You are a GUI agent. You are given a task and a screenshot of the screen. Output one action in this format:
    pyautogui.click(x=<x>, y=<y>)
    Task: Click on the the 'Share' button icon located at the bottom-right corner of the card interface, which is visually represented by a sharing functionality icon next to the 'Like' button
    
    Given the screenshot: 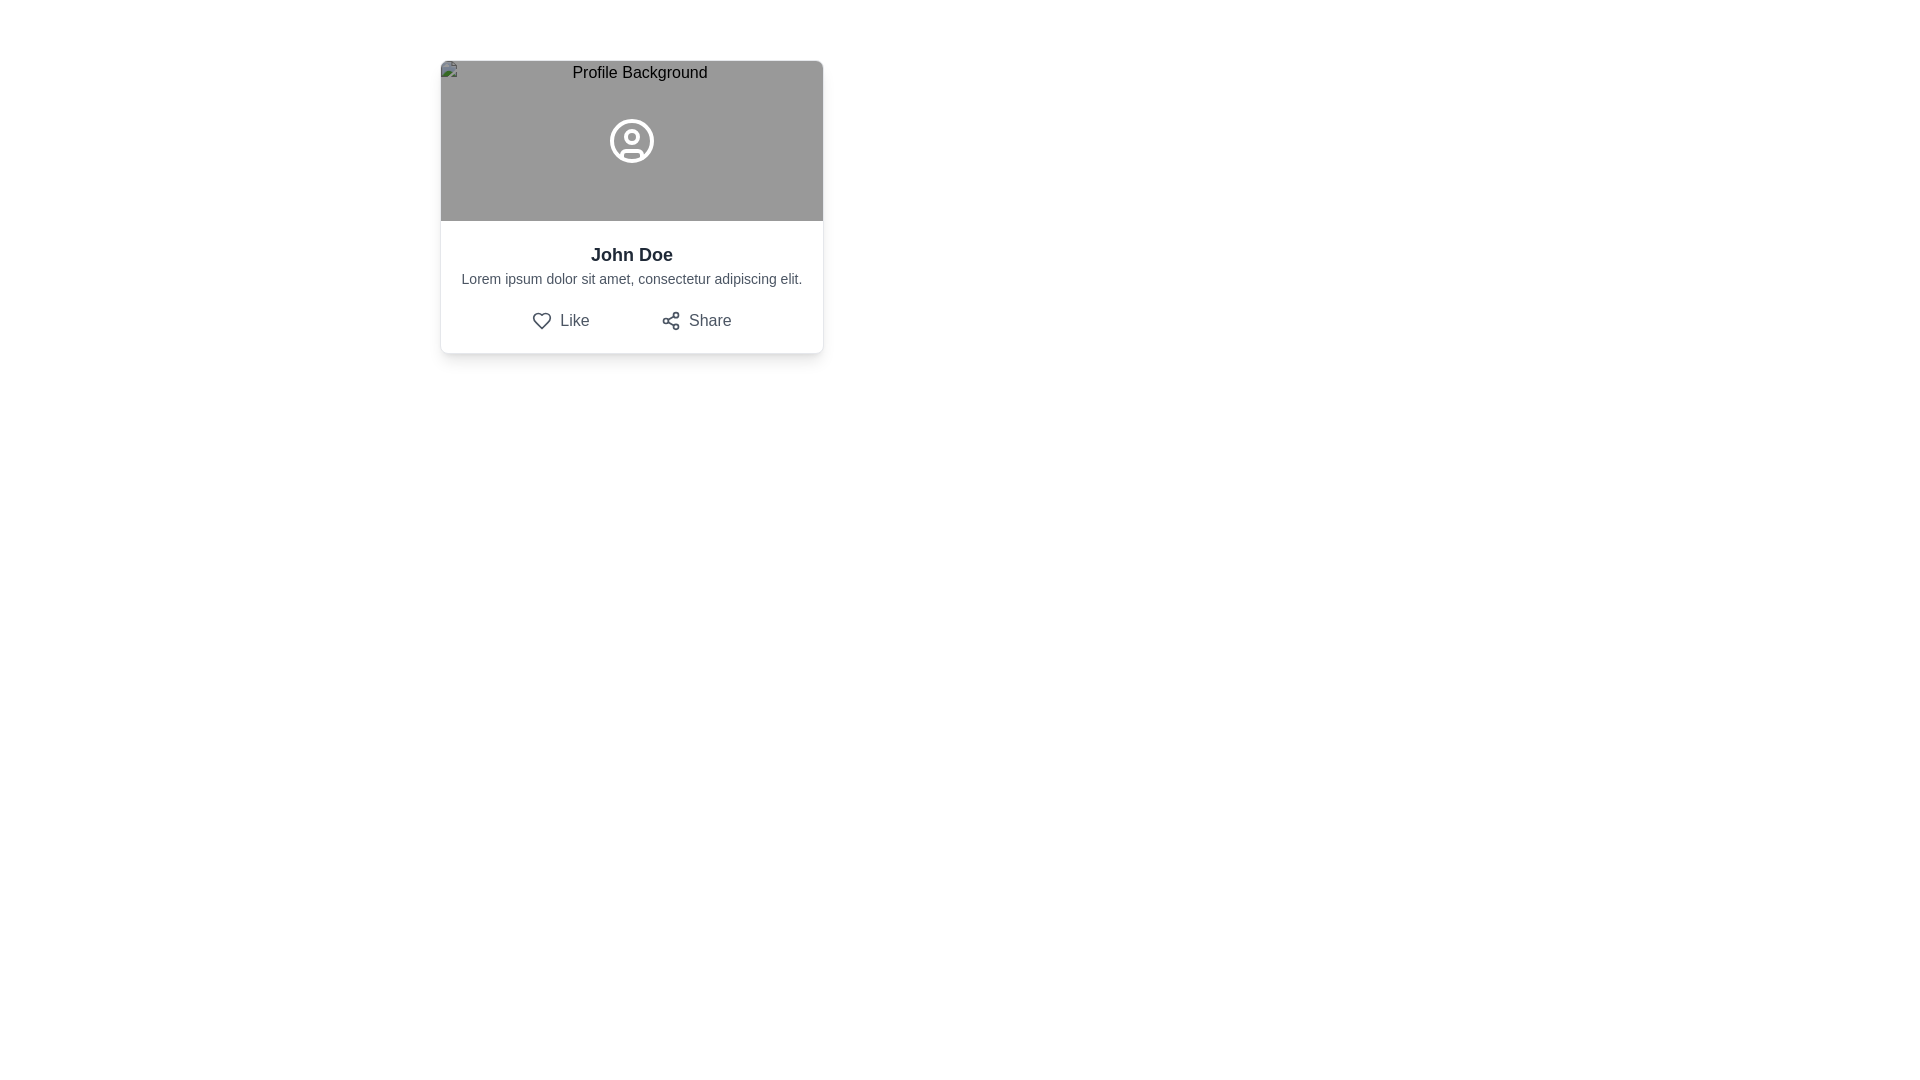 What is the action you would take?
    pyautogui.click(x=671, y=319)
    